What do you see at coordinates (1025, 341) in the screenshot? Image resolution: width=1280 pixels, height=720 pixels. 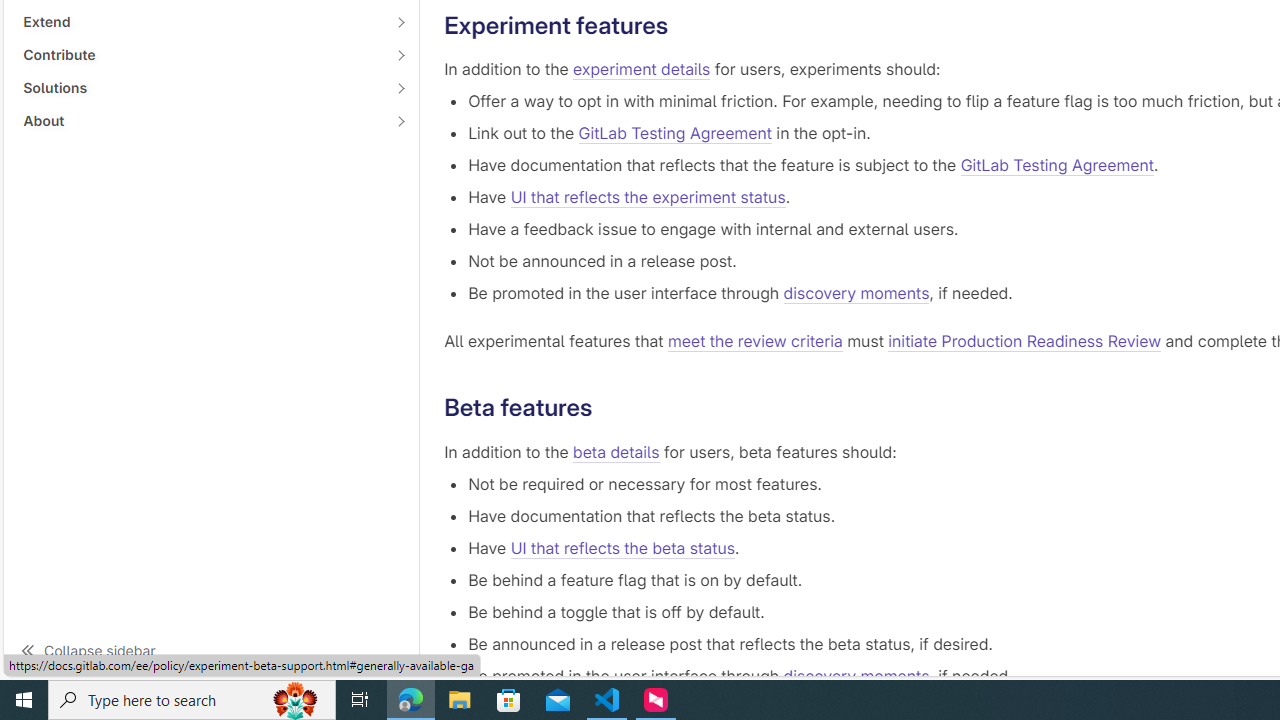 I see `'initiate Production Readiness Review'` at bounding box center [1025, 341].